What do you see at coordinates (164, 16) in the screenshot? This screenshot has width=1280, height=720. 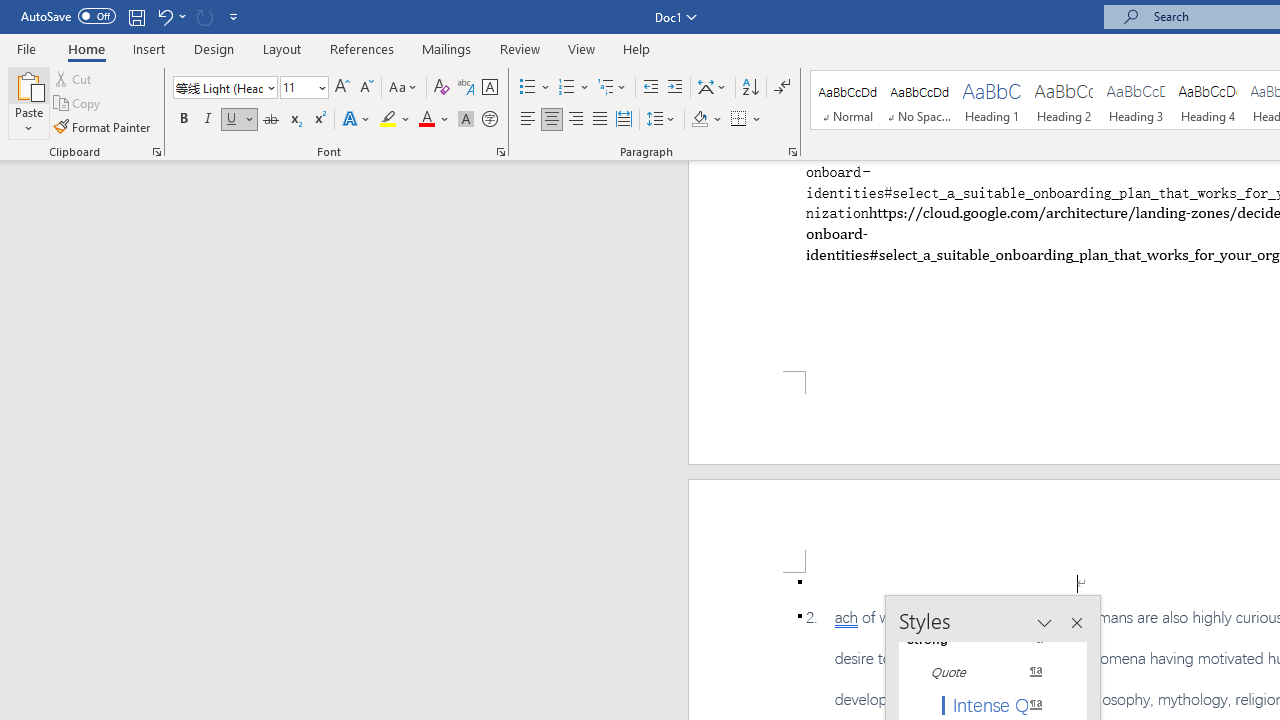 I see `'Undo Paste'` at bounding box center [164, 16].